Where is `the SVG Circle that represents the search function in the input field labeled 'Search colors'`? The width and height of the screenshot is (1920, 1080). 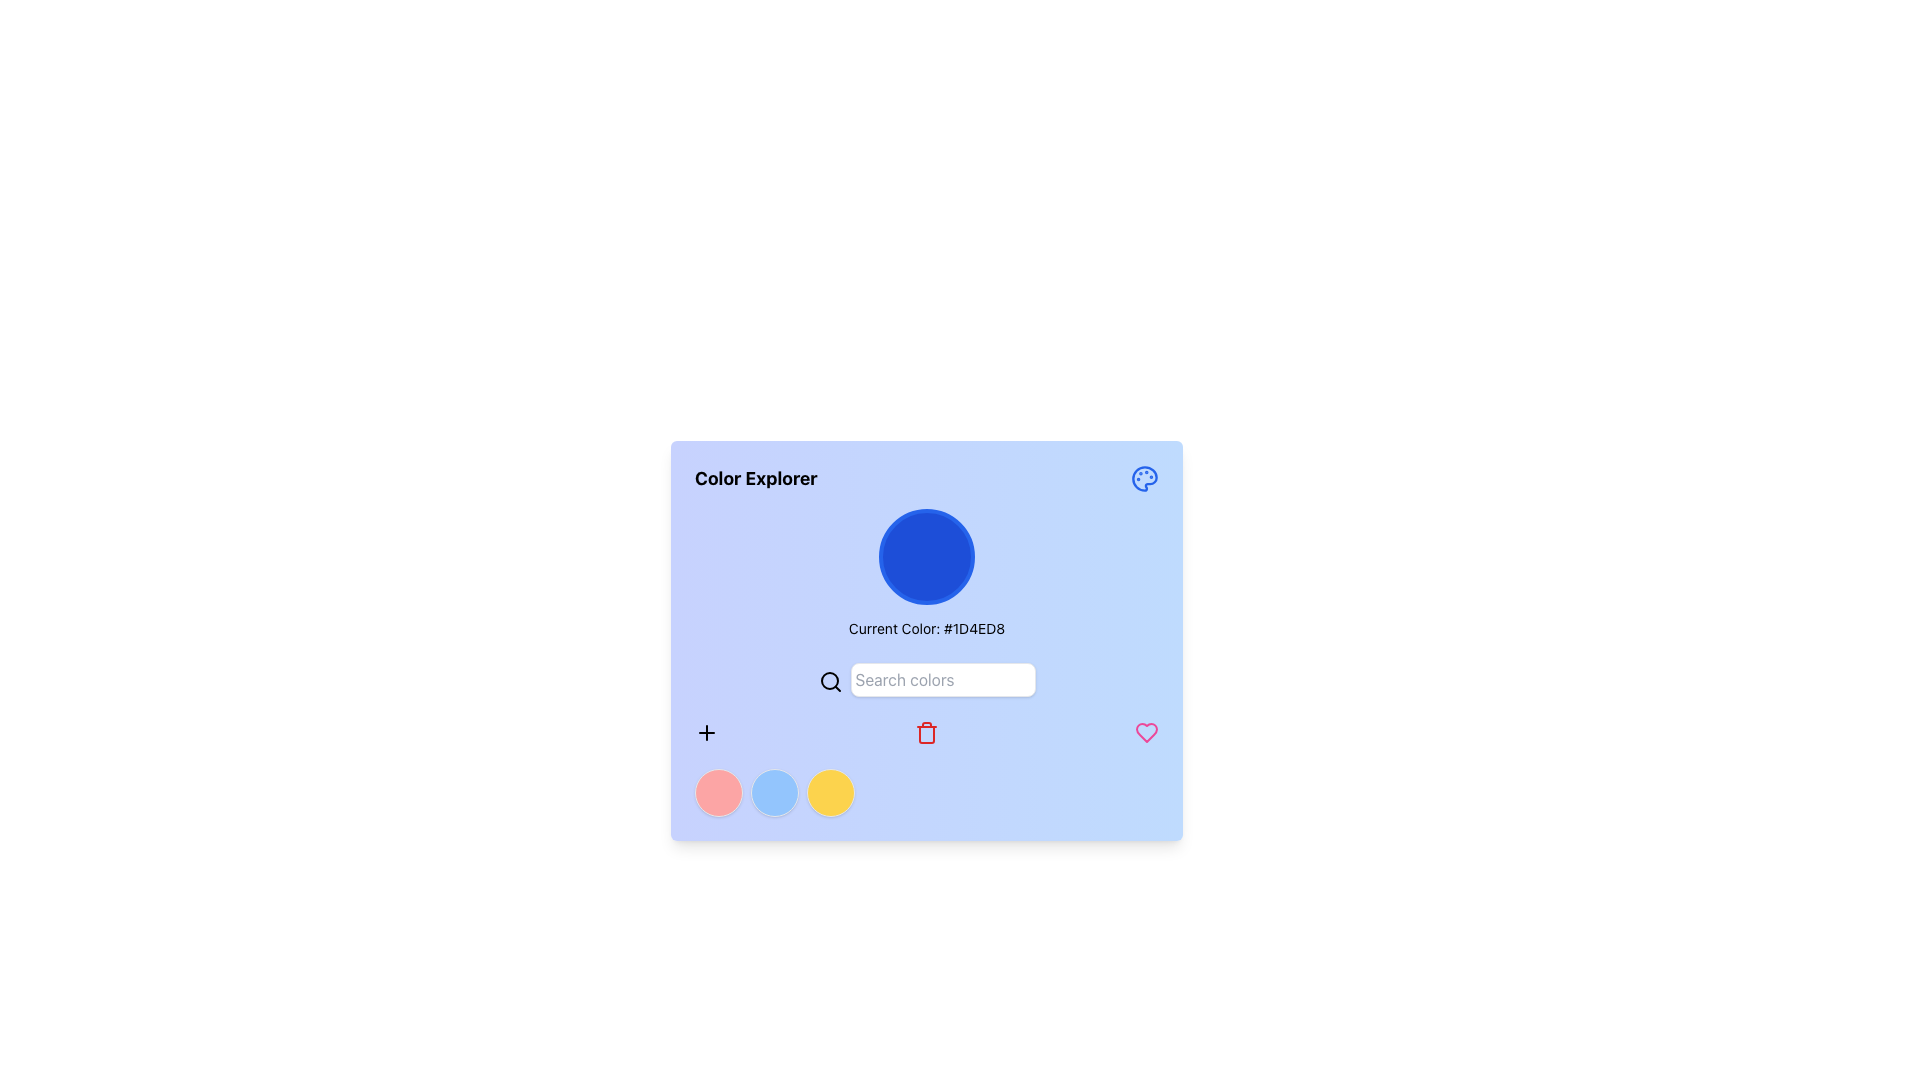 the SVG Circle that represents the search function in the input field labeled 'Search colors' is located at coordinates (829, 679).